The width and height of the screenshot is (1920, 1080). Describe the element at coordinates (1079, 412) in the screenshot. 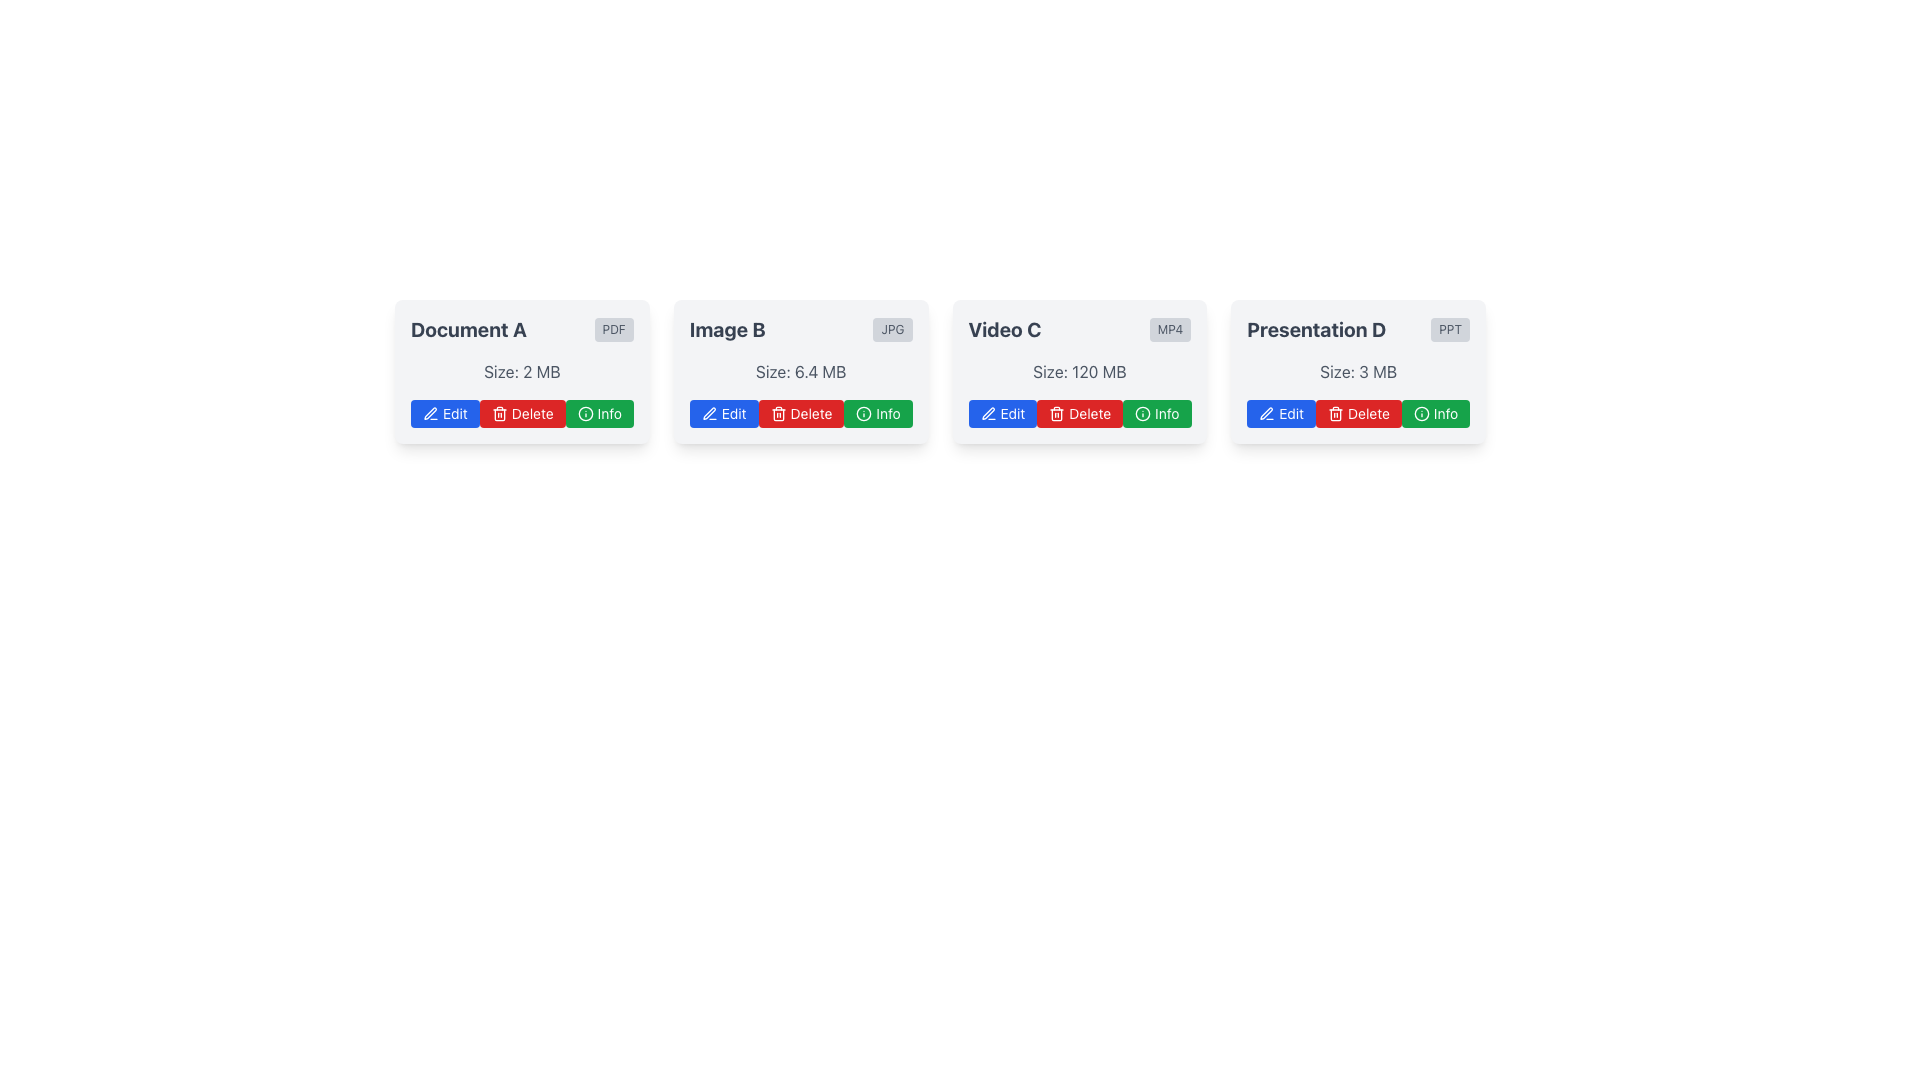

I see `the 'Delete' button, which is the second button in a sequence of three (Edit, Delete, Info)` at that location.